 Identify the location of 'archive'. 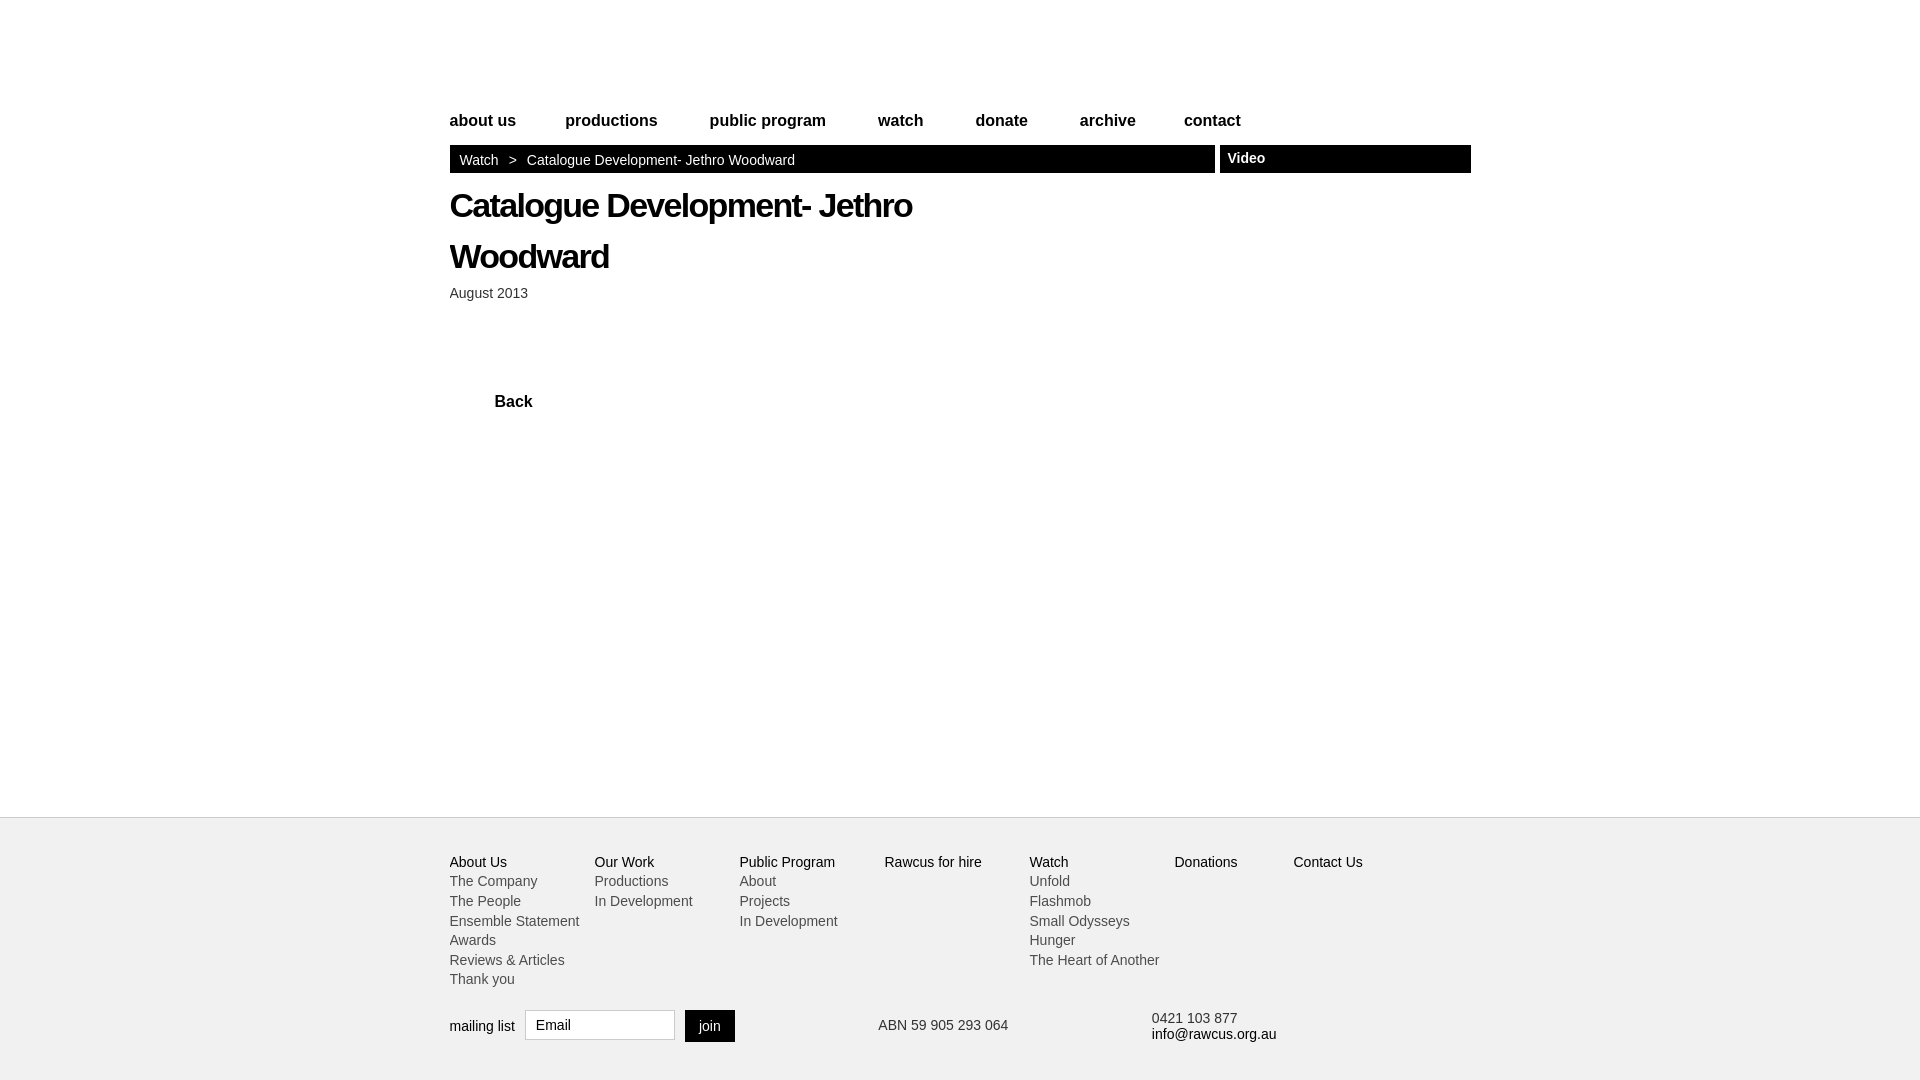
(1107, 129).